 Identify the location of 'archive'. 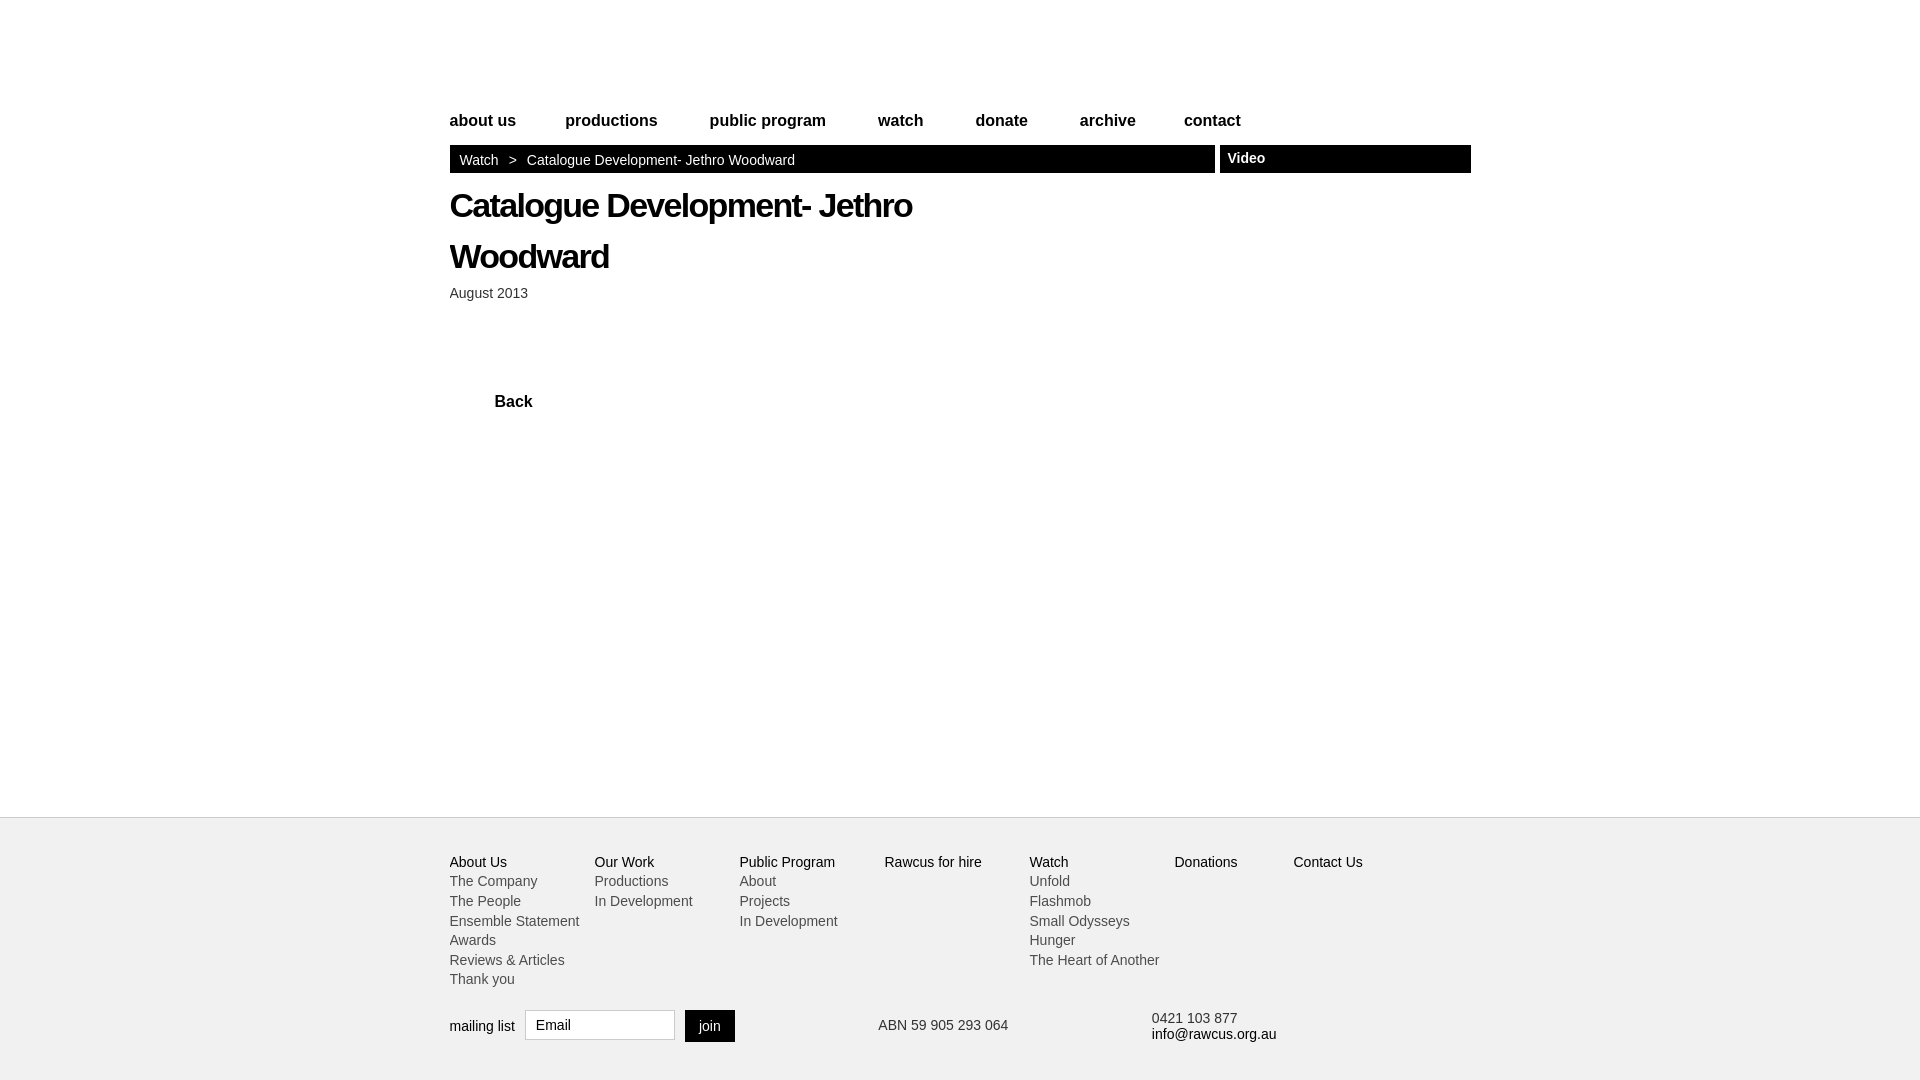
(1107, 129).